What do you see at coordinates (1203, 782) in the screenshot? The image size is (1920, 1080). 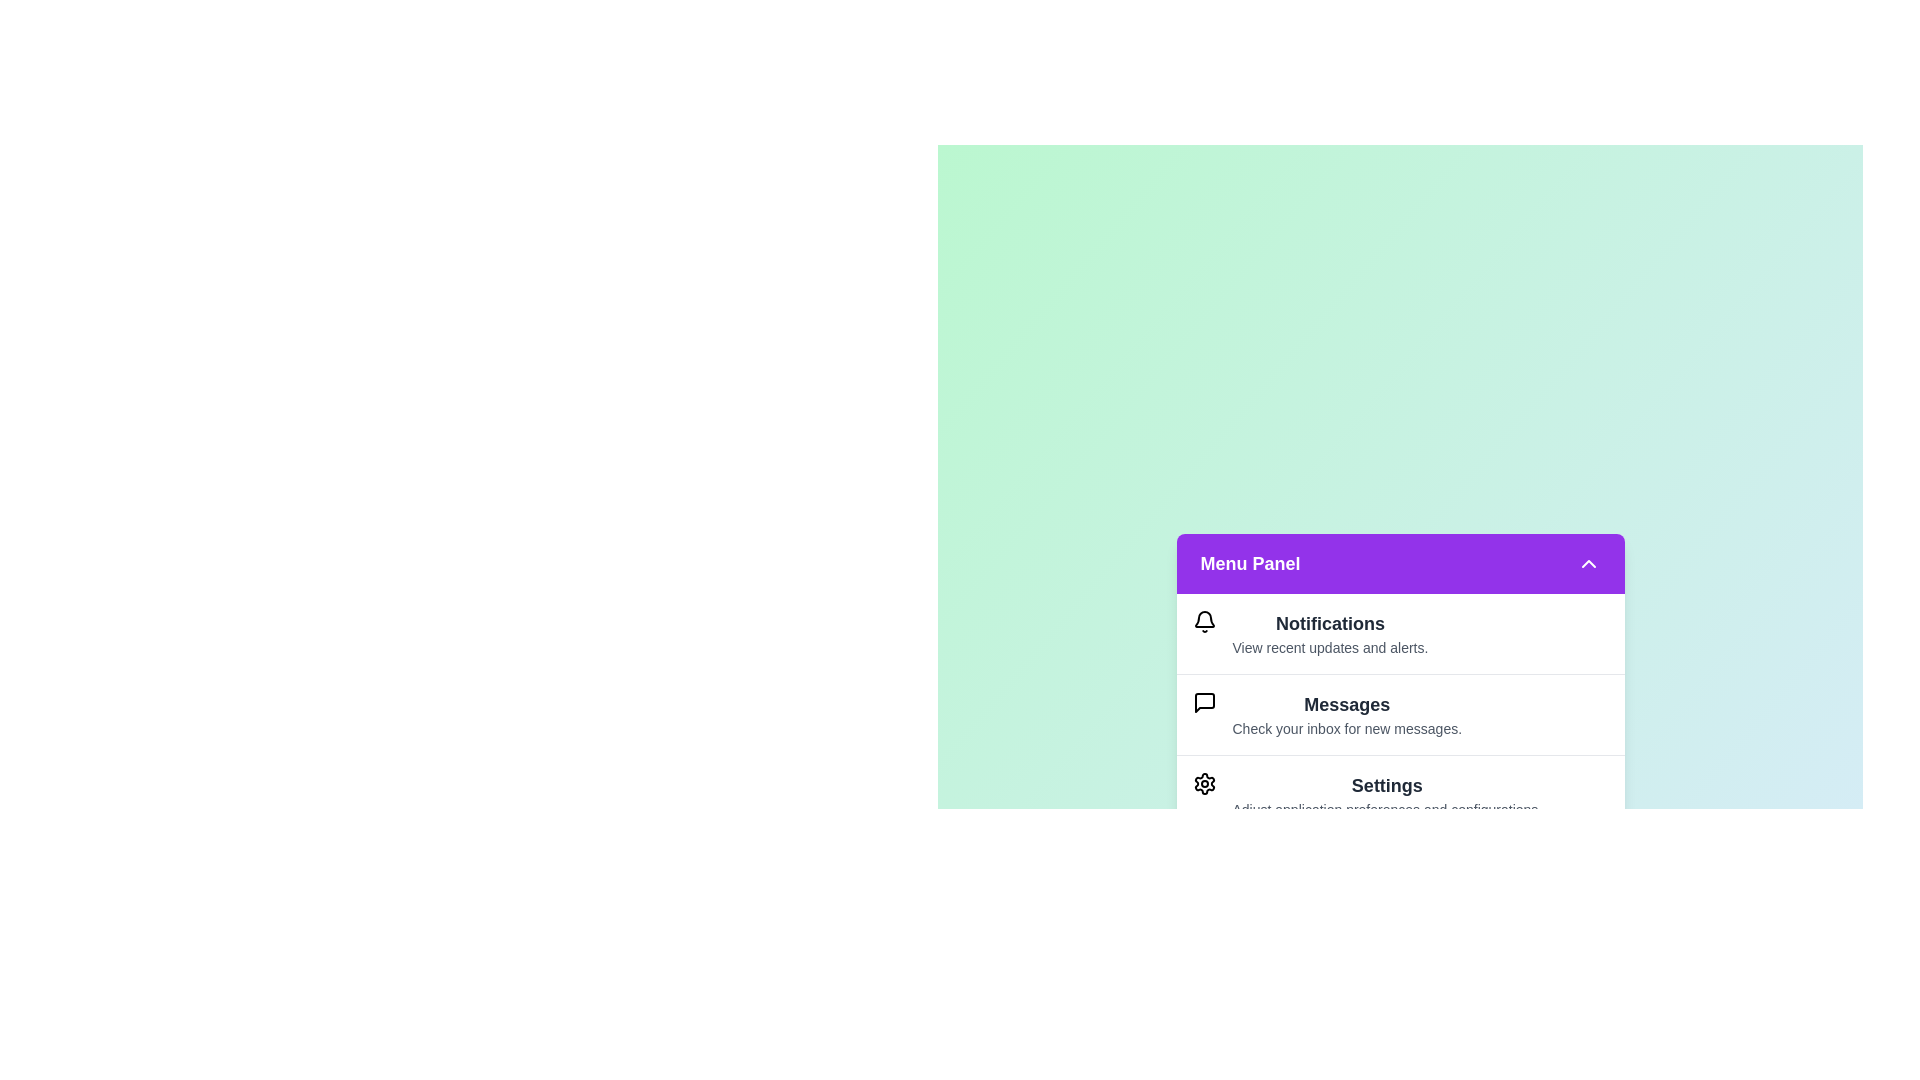 I see `the icon of the menu item Settings` at bounding box center [1203, 782].